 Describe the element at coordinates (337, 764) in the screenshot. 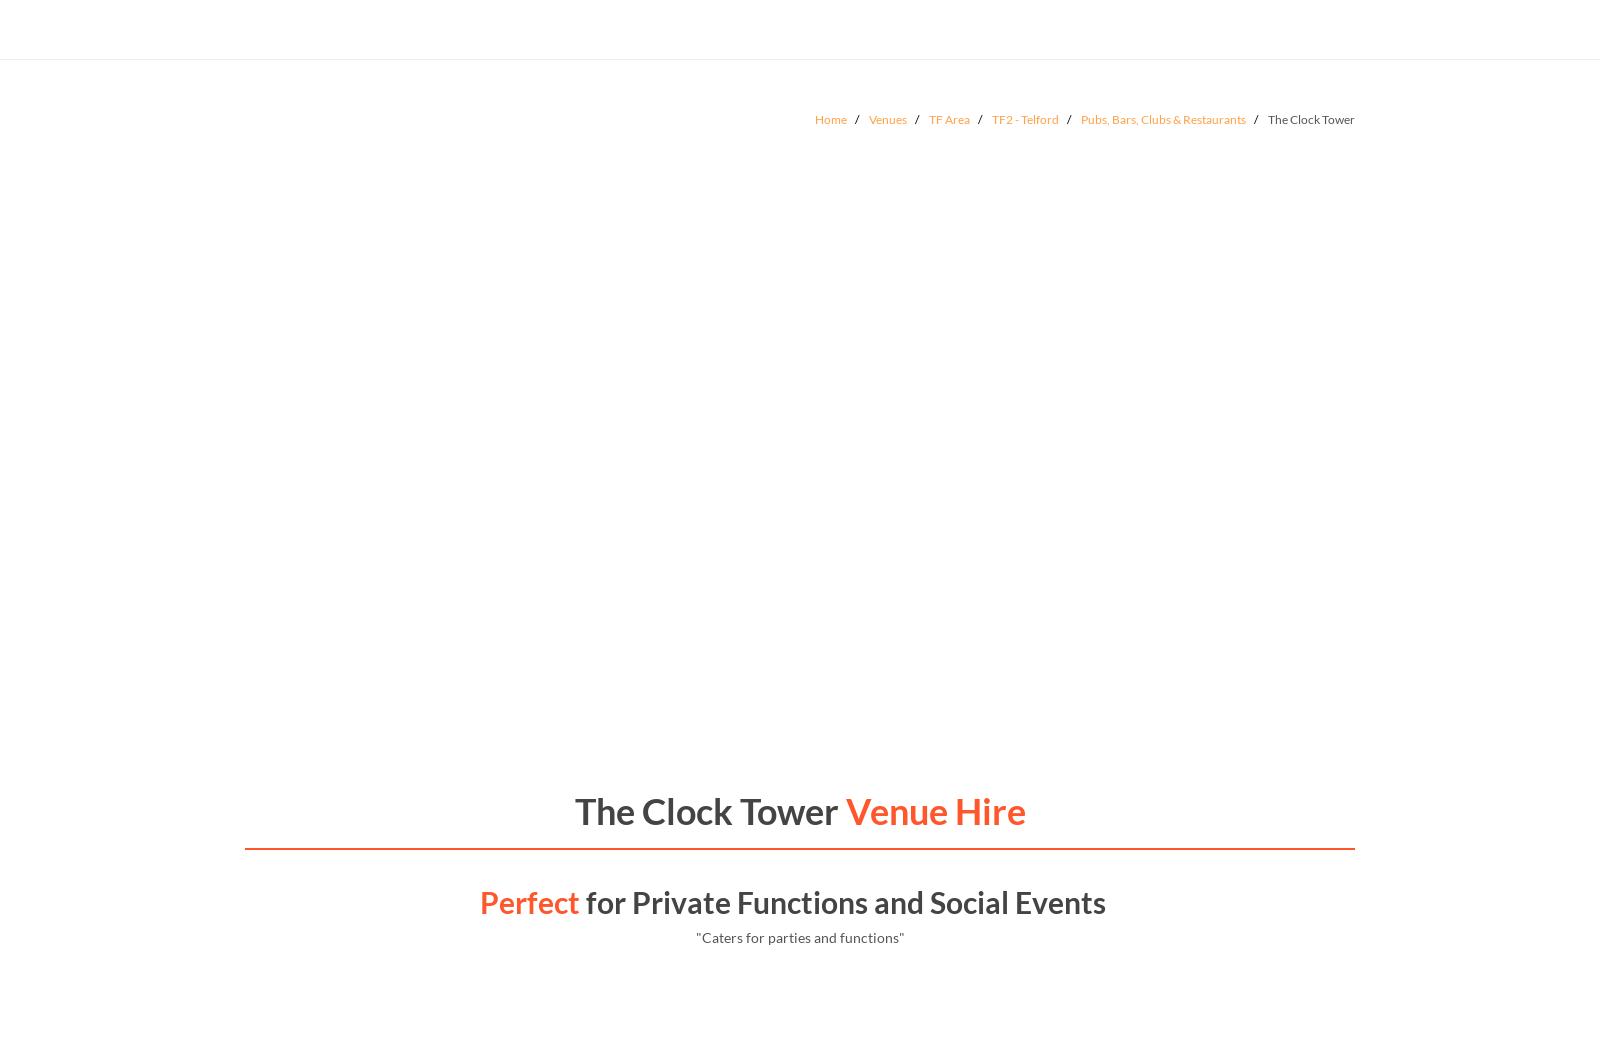

I see `'The Beehive'` at that location.